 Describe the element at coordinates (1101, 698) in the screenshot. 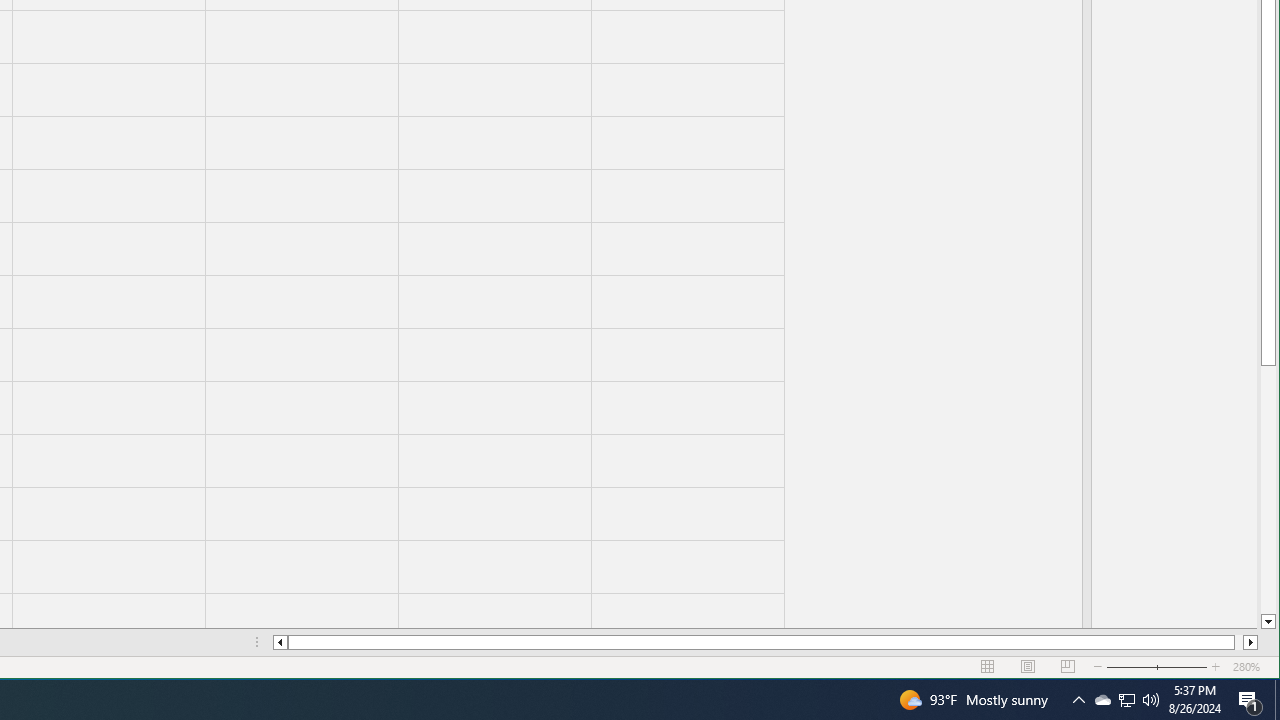

I see `'User Promoted Notification Area'` at that location.